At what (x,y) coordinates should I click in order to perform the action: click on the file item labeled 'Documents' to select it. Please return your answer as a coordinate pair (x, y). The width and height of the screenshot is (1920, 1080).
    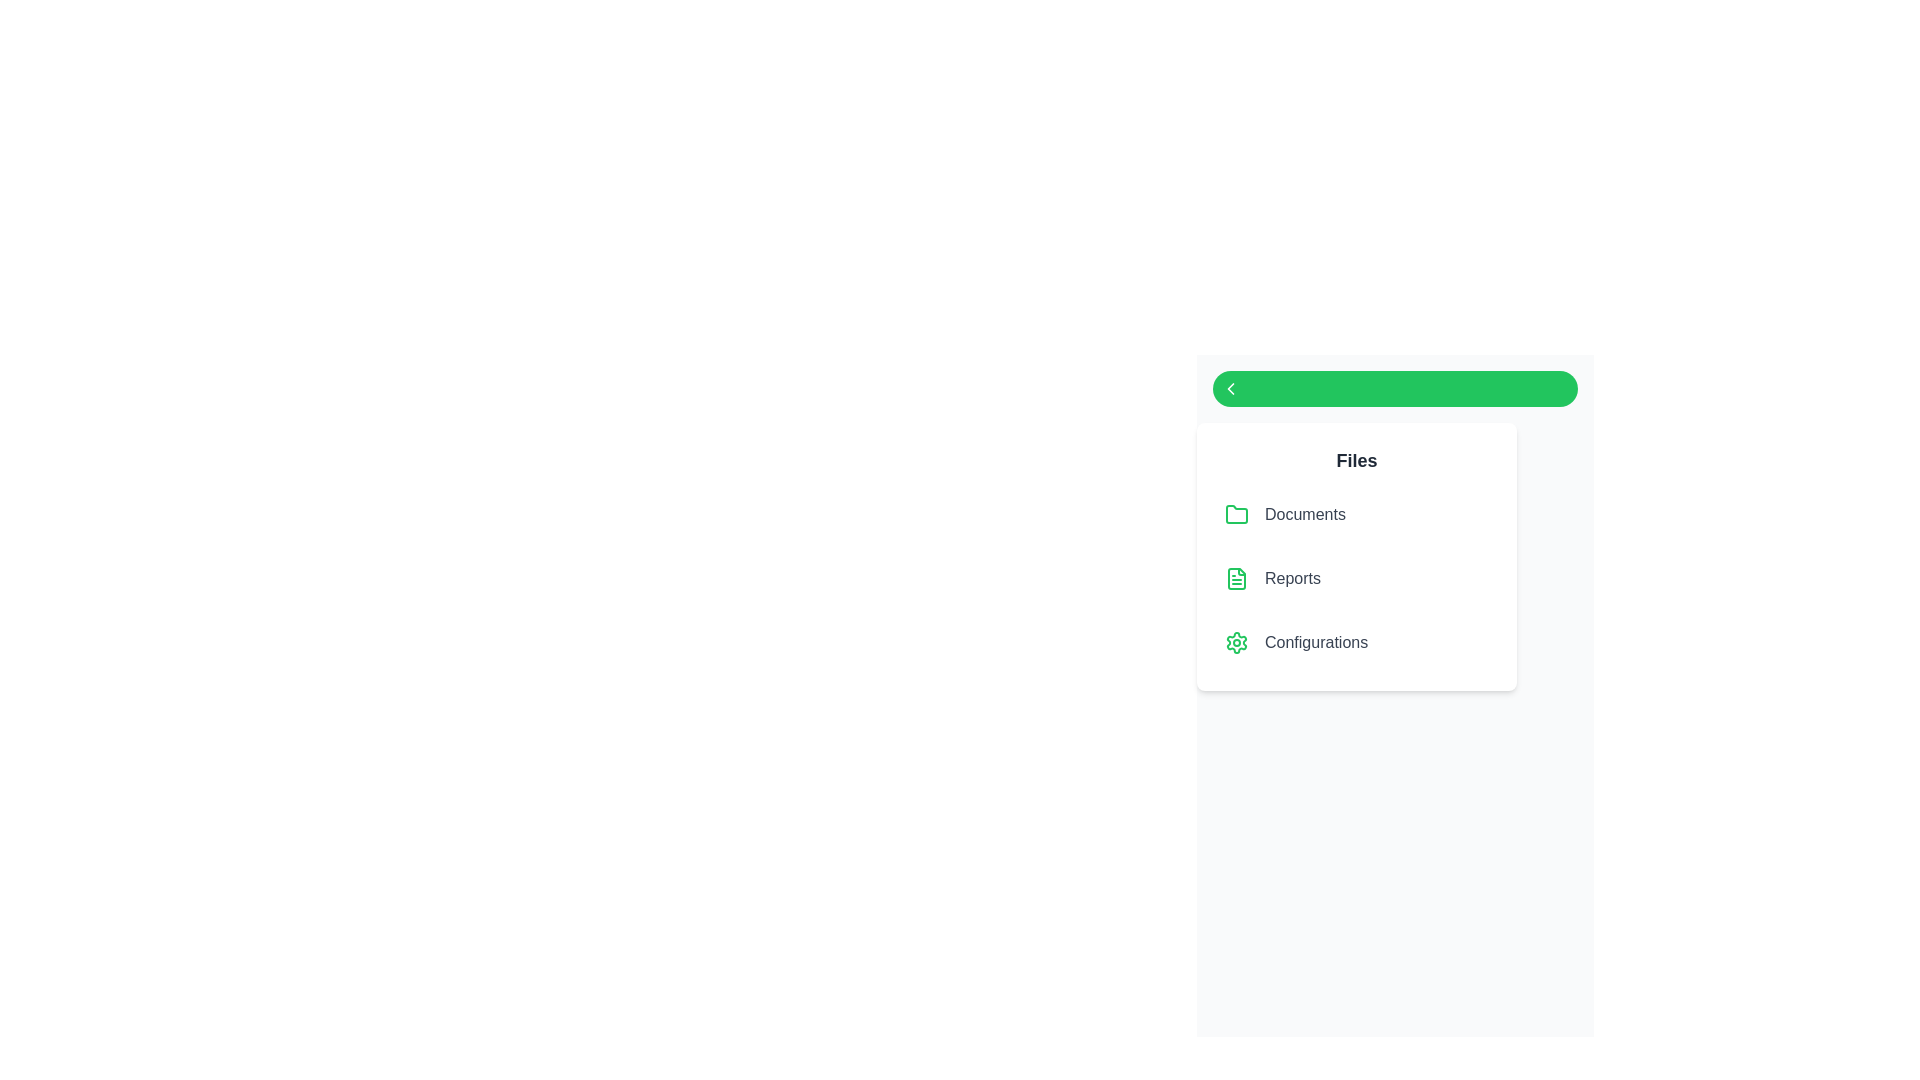
    Looking at the image, I should click on (1357, 514).